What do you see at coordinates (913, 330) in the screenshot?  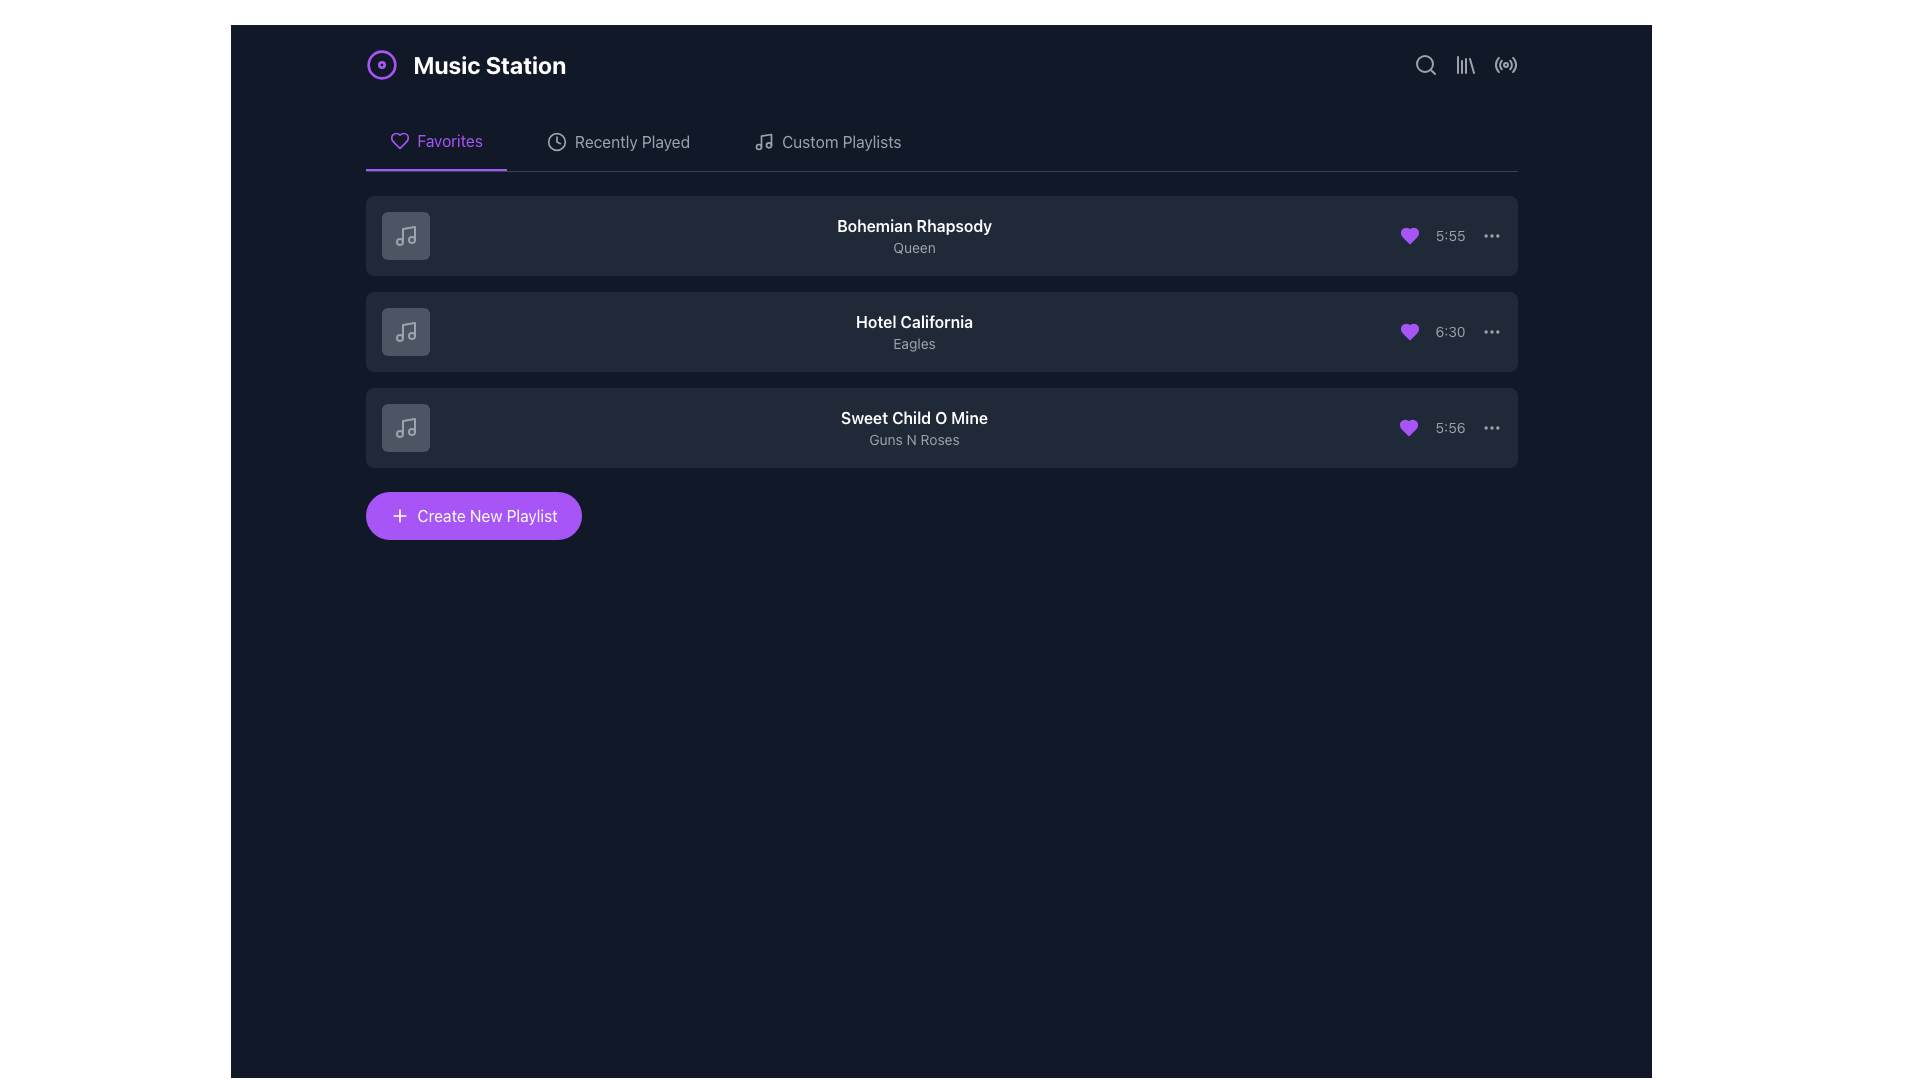 I see `the text display element showing 'Hotel California' by 'Eagles'` at bounding box center [913, 330].